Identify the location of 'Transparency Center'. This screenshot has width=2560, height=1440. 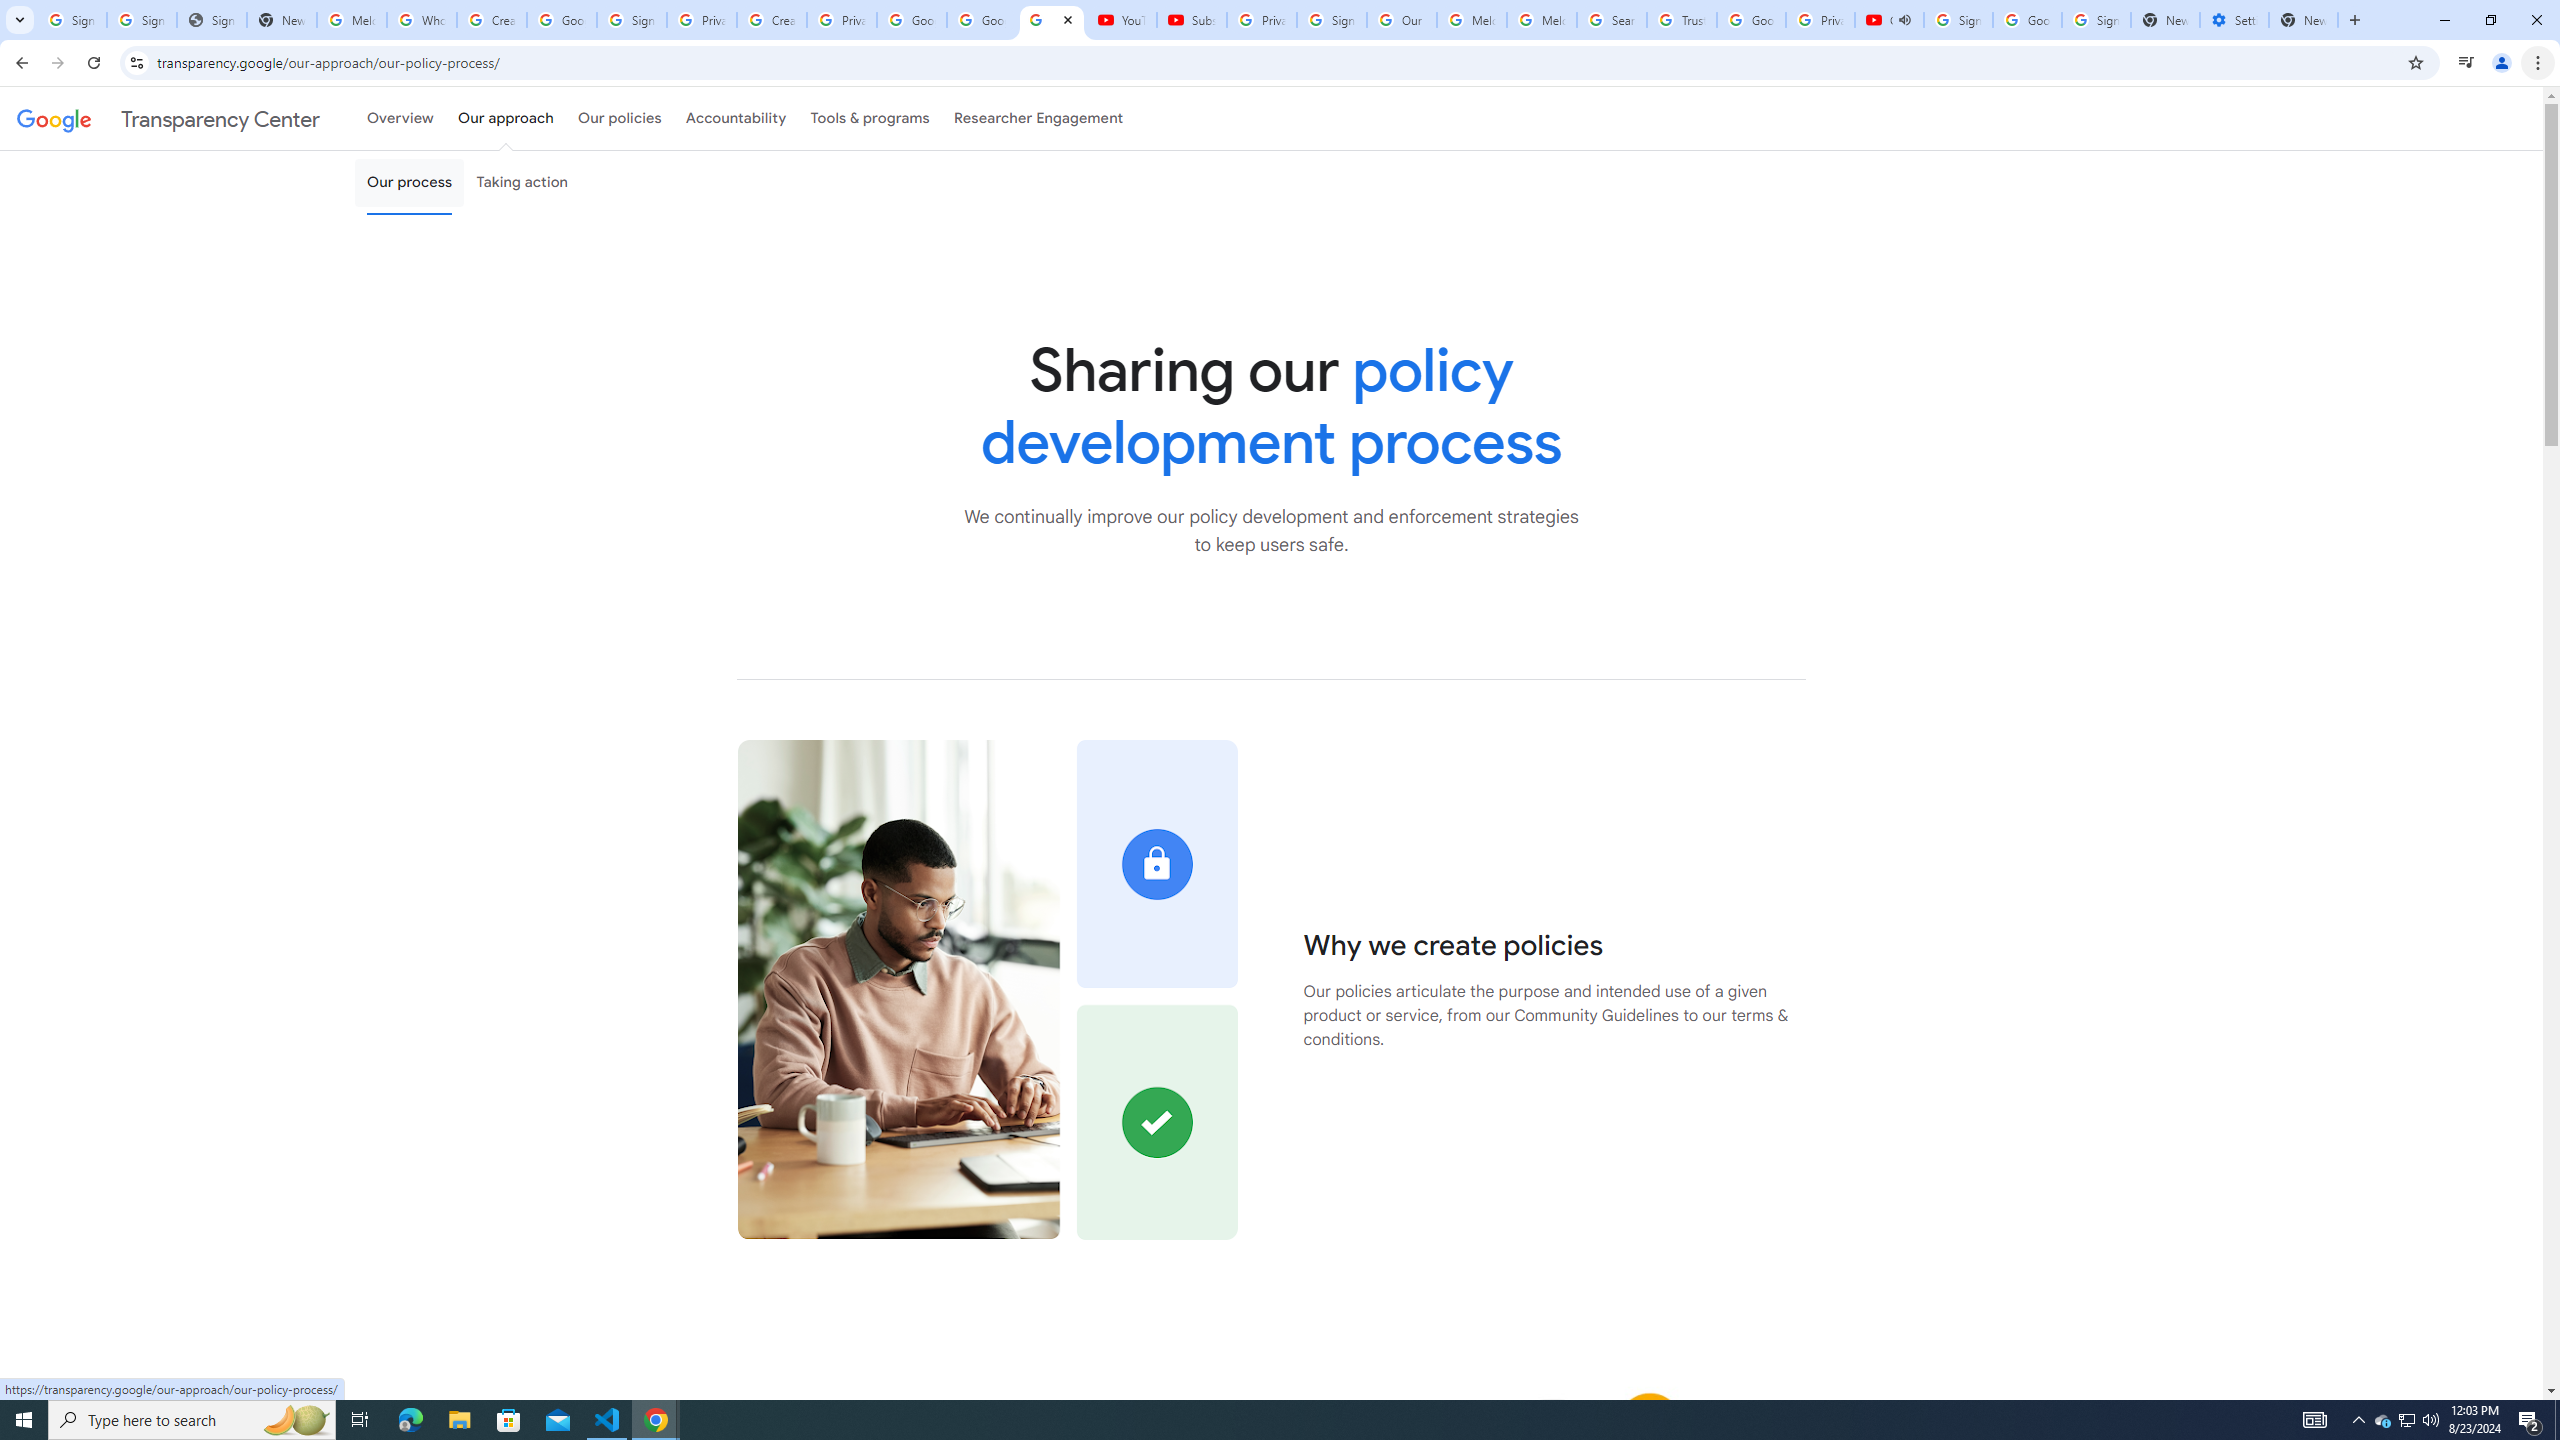
(167, 118).